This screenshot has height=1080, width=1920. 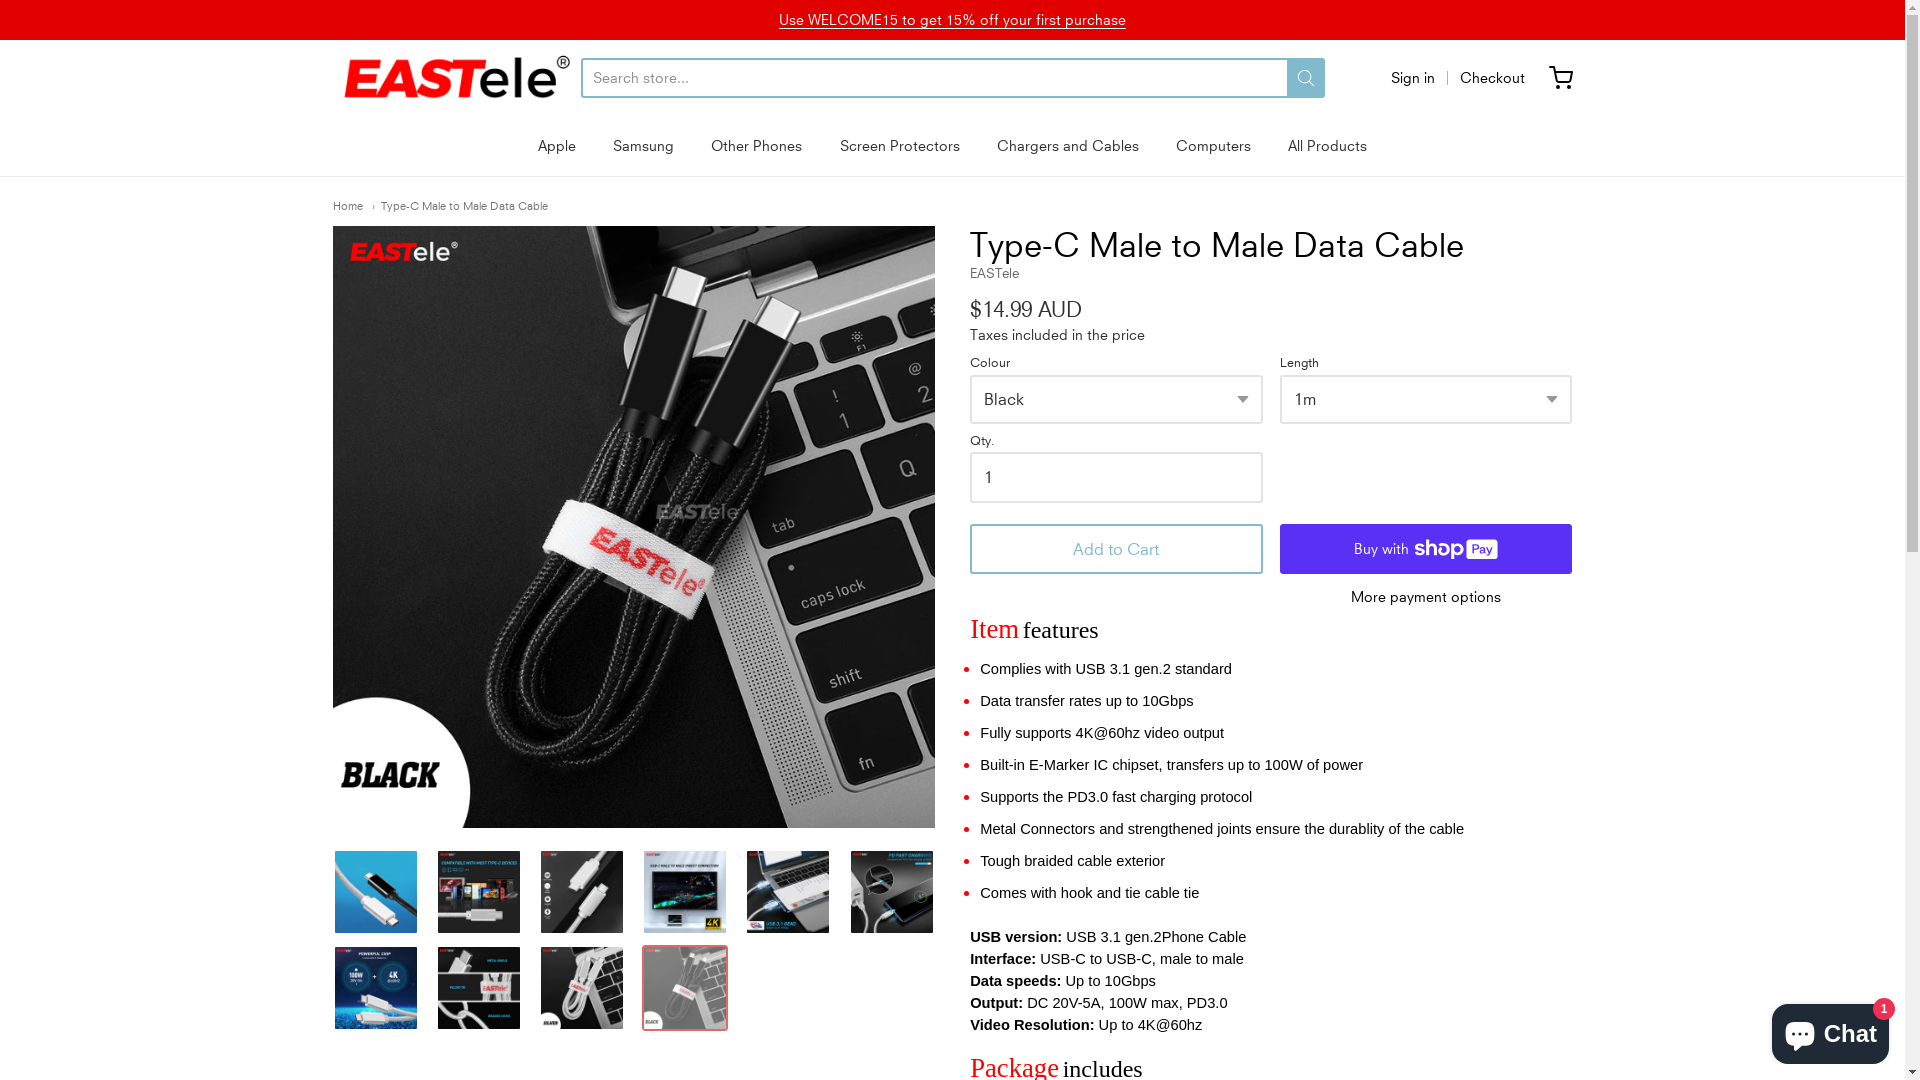 What do you see at coordinates (435, 890) in the screenshot?
I see `'Type-C Male to Male Data Cable'` at bounding box center [435, 890].